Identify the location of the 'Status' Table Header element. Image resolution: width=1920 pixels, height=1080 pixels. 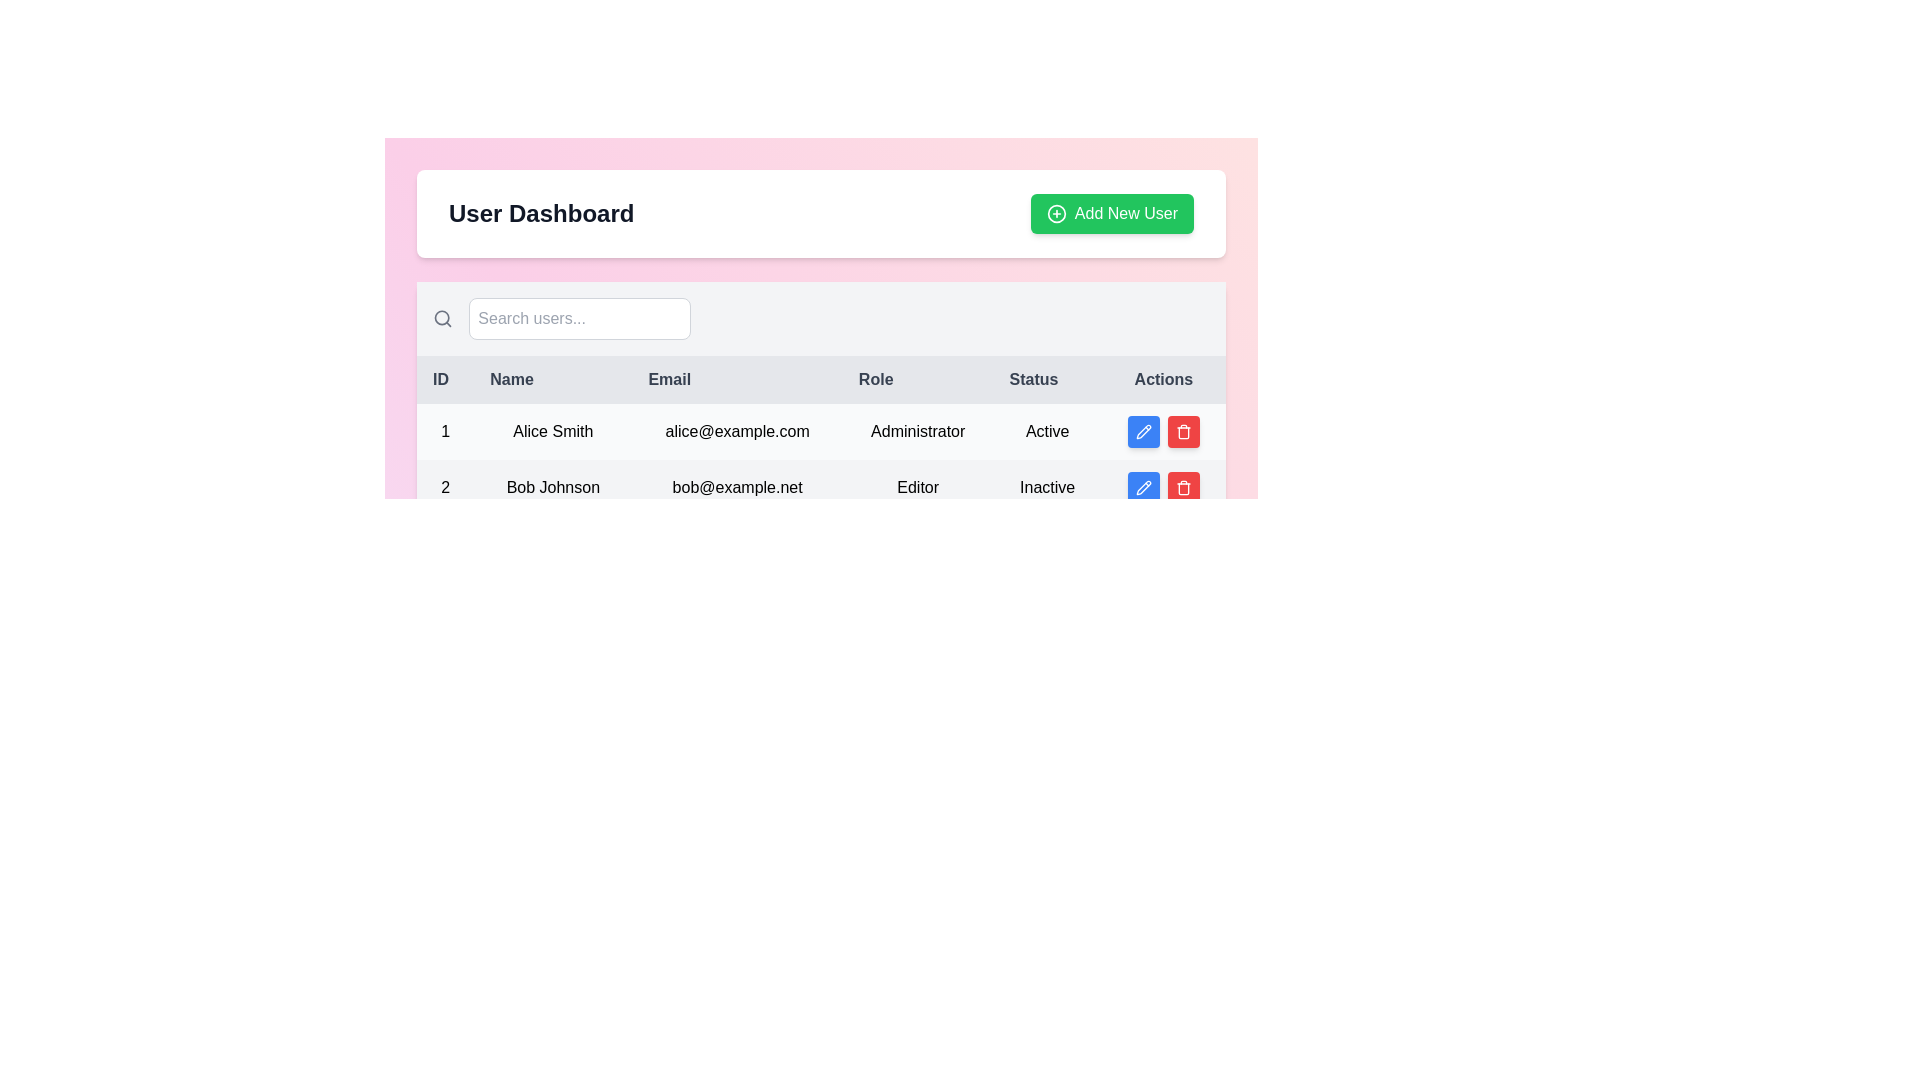
(1046, 380).